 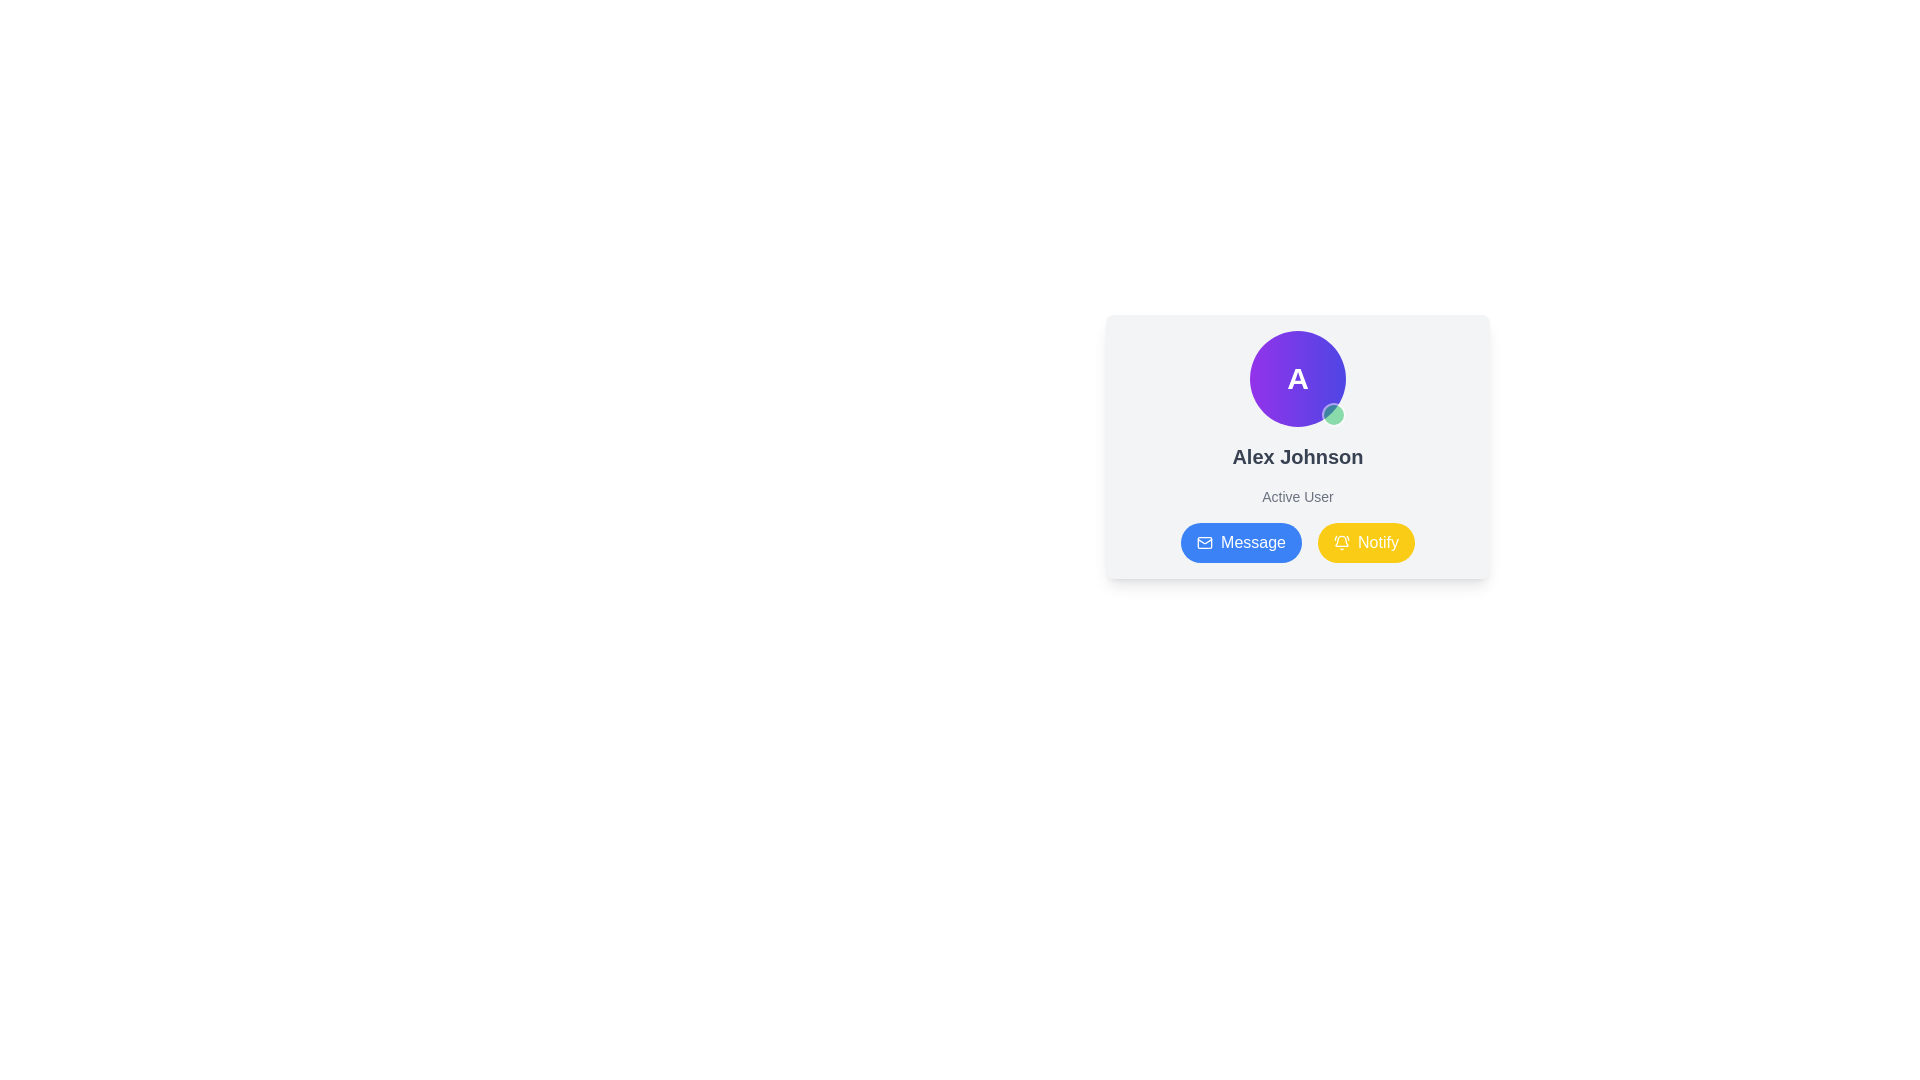 What do you see at coordinates (1297, 543) in the screenshot?
I see `the 'Message' button in the button group located at the bottom of the user information card for user 'Alex Johnson'` at bounding box center [1297, 543].